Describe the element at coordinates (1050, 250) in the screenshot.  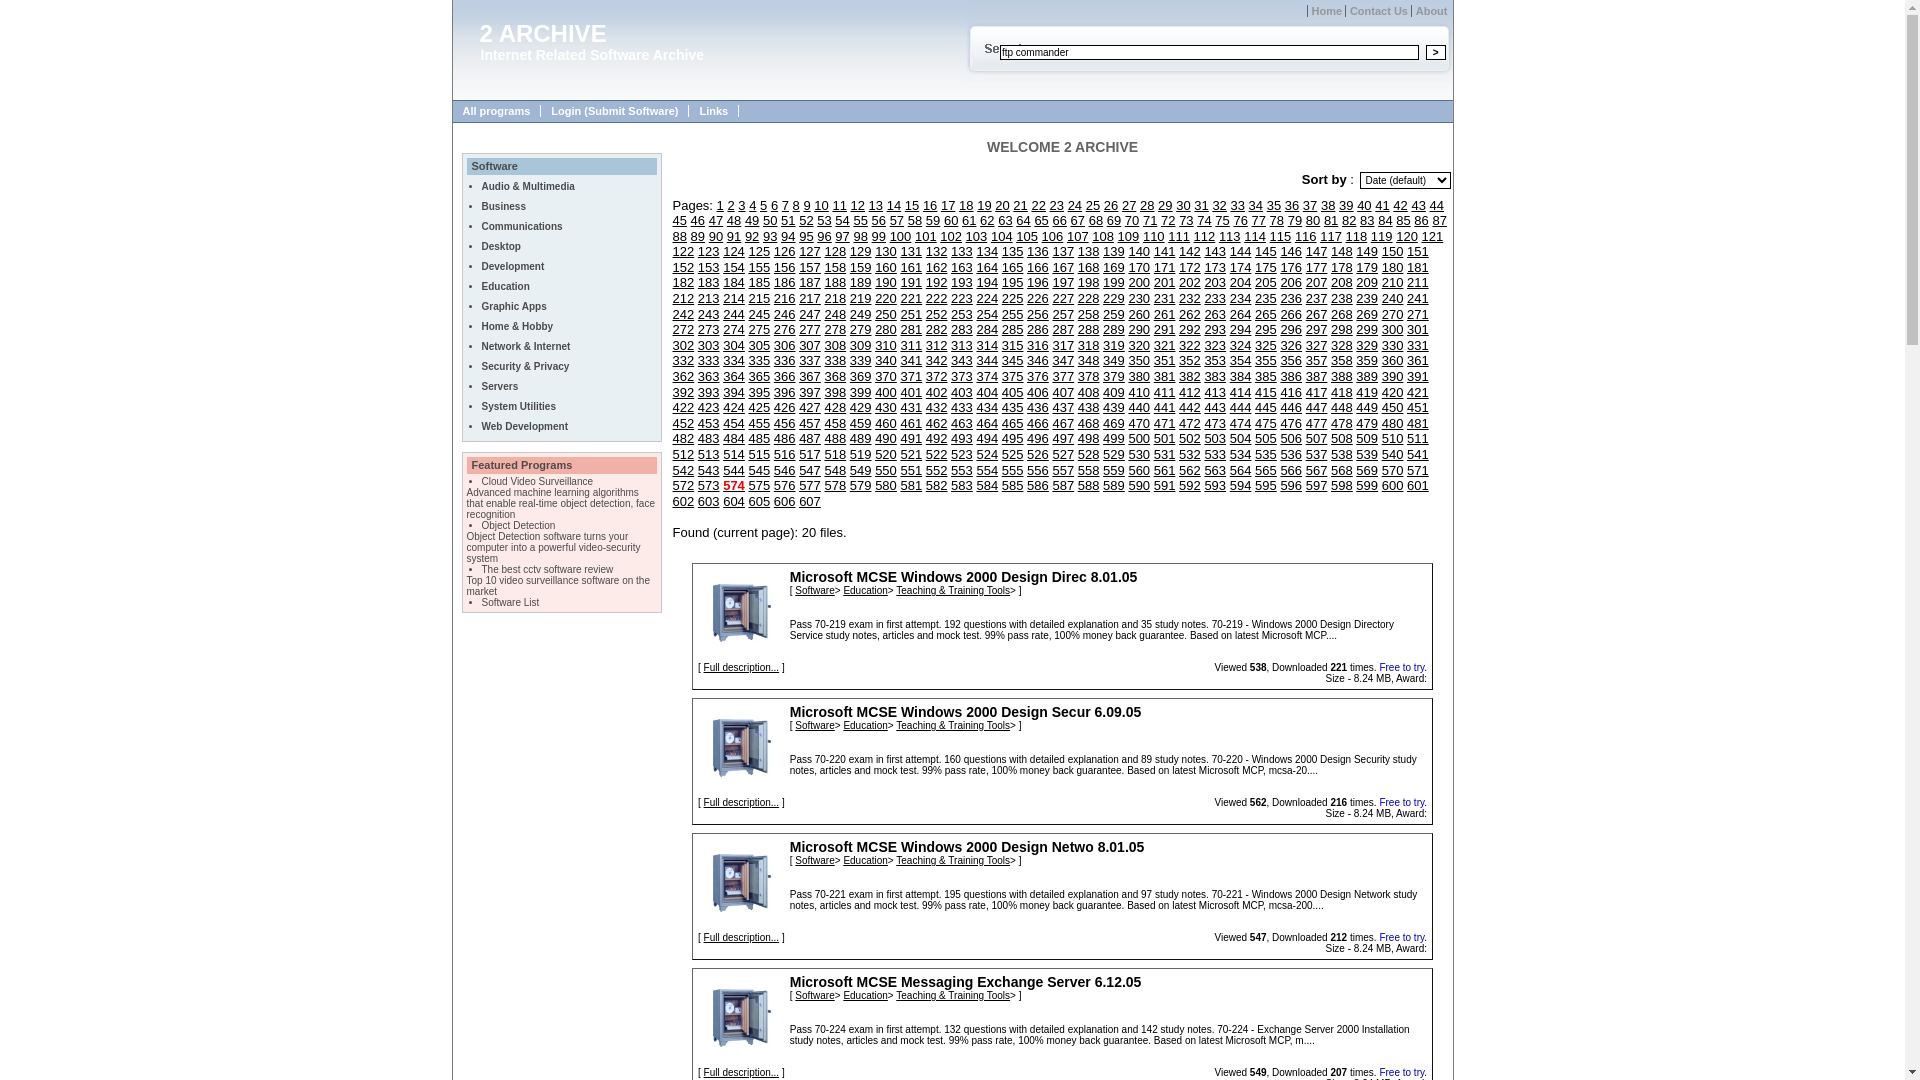
I see `'137'` at that location.